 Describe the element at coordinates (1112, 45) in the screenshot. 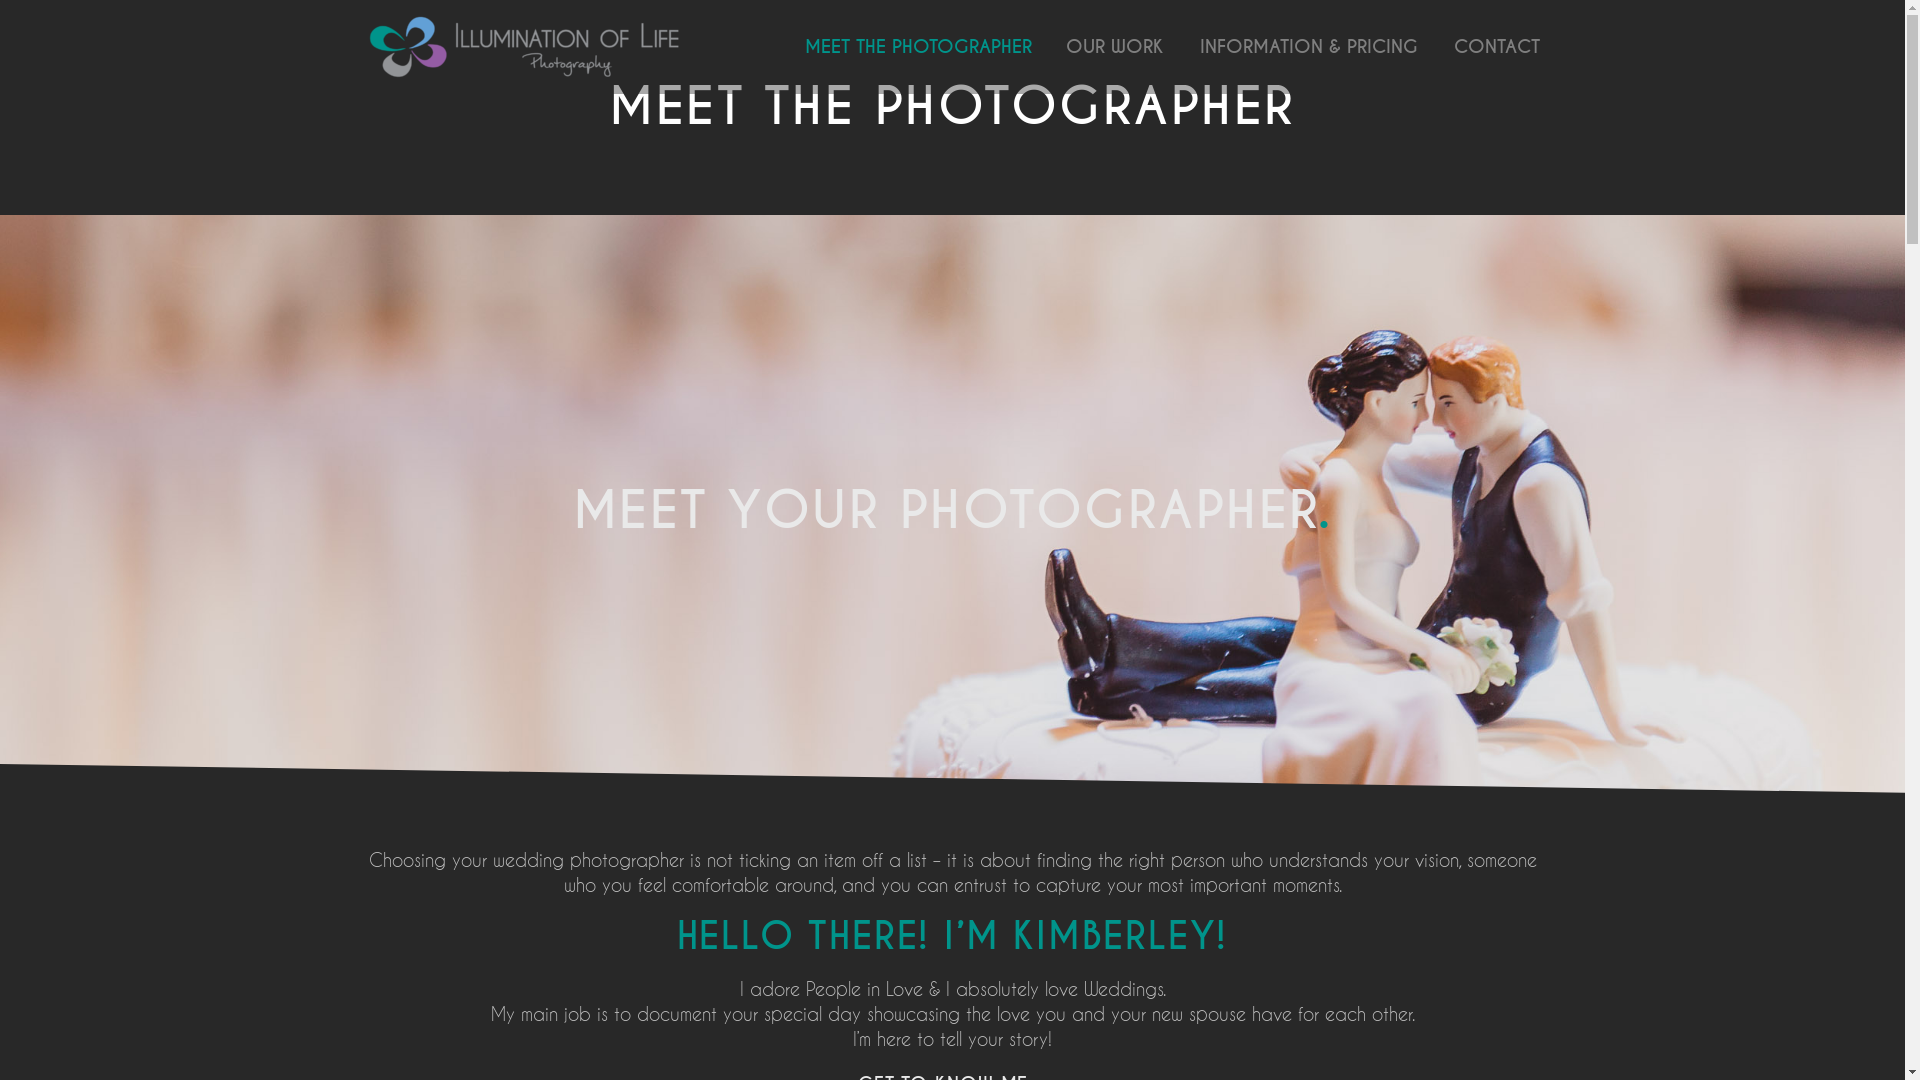

I see `'OUR WORK'` at that location.